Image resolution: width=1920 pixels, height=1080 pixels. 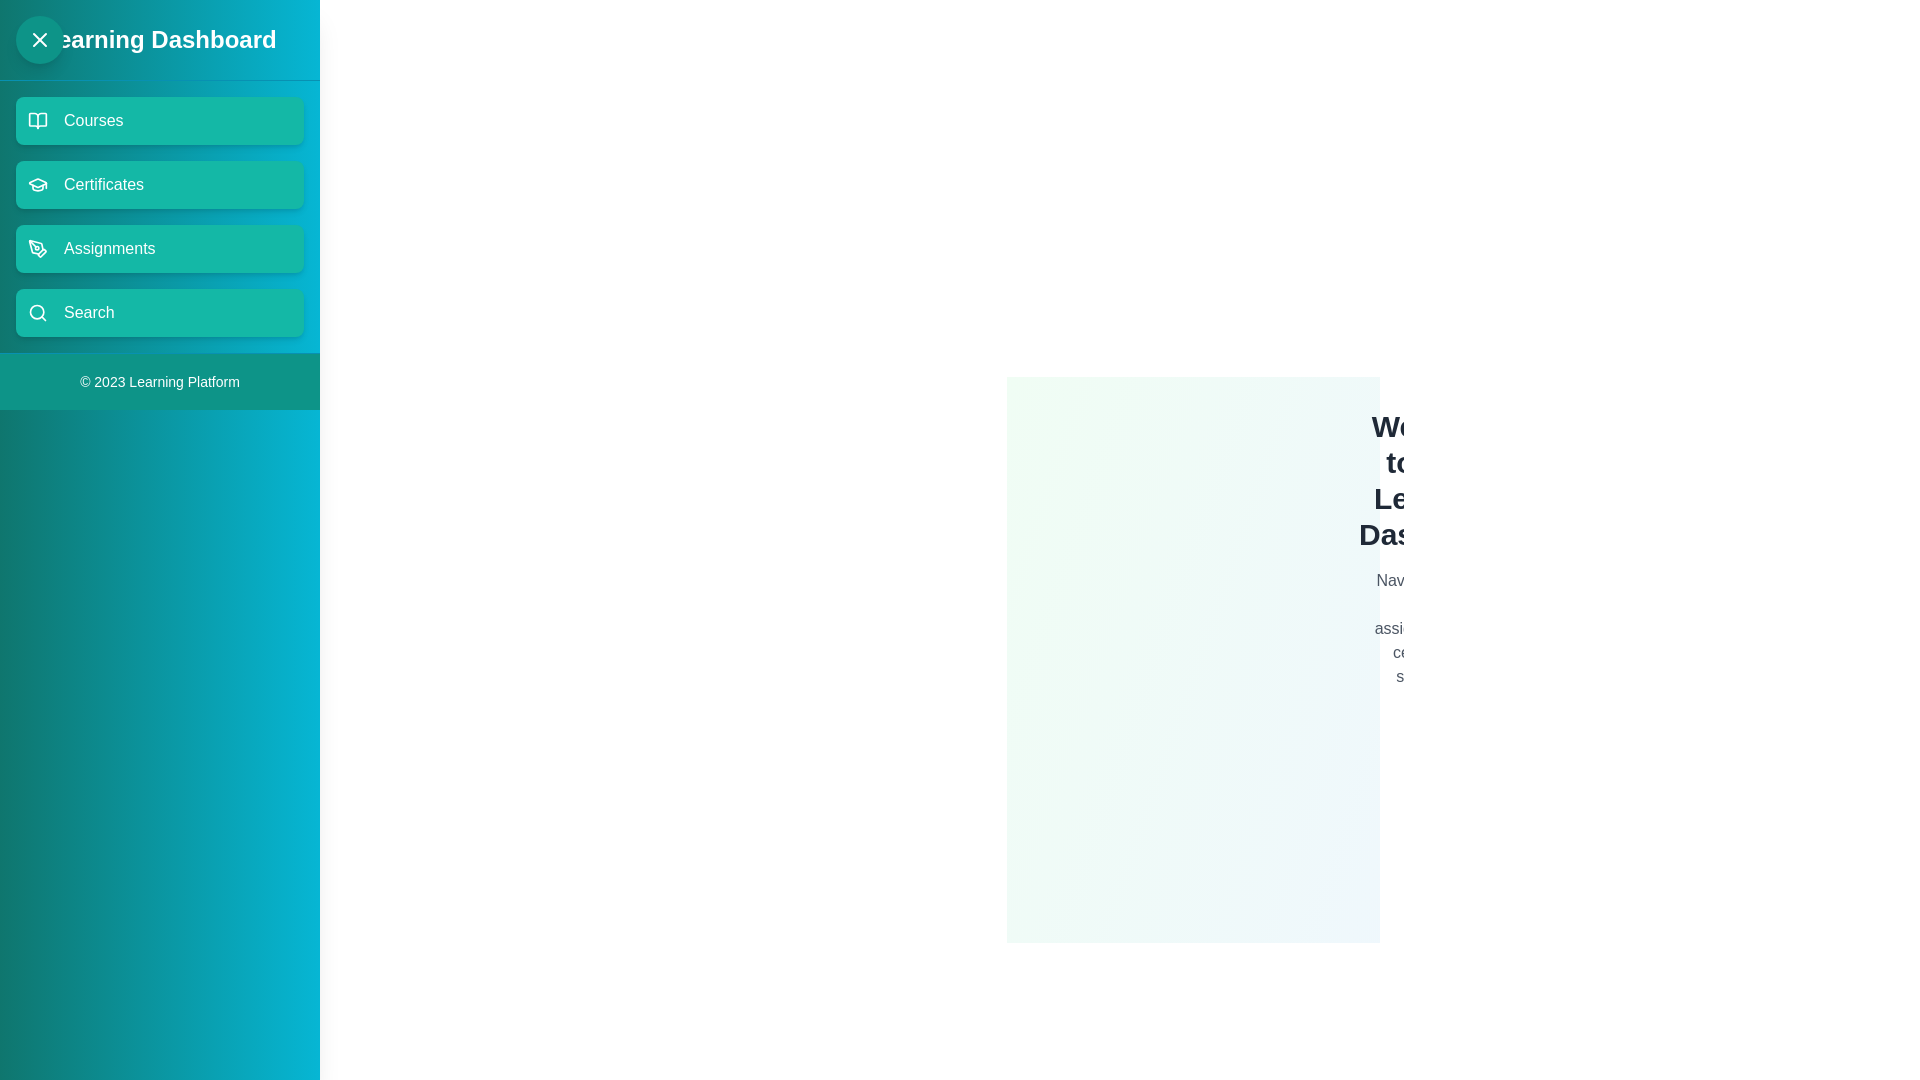 What do you see at coordinates (158, 381) in the screenshot?
I see `the text label displaying '© 2023 Learning Platform' located at the bottom of the left-hand teal sidebar` at bounding box center [158, 381].